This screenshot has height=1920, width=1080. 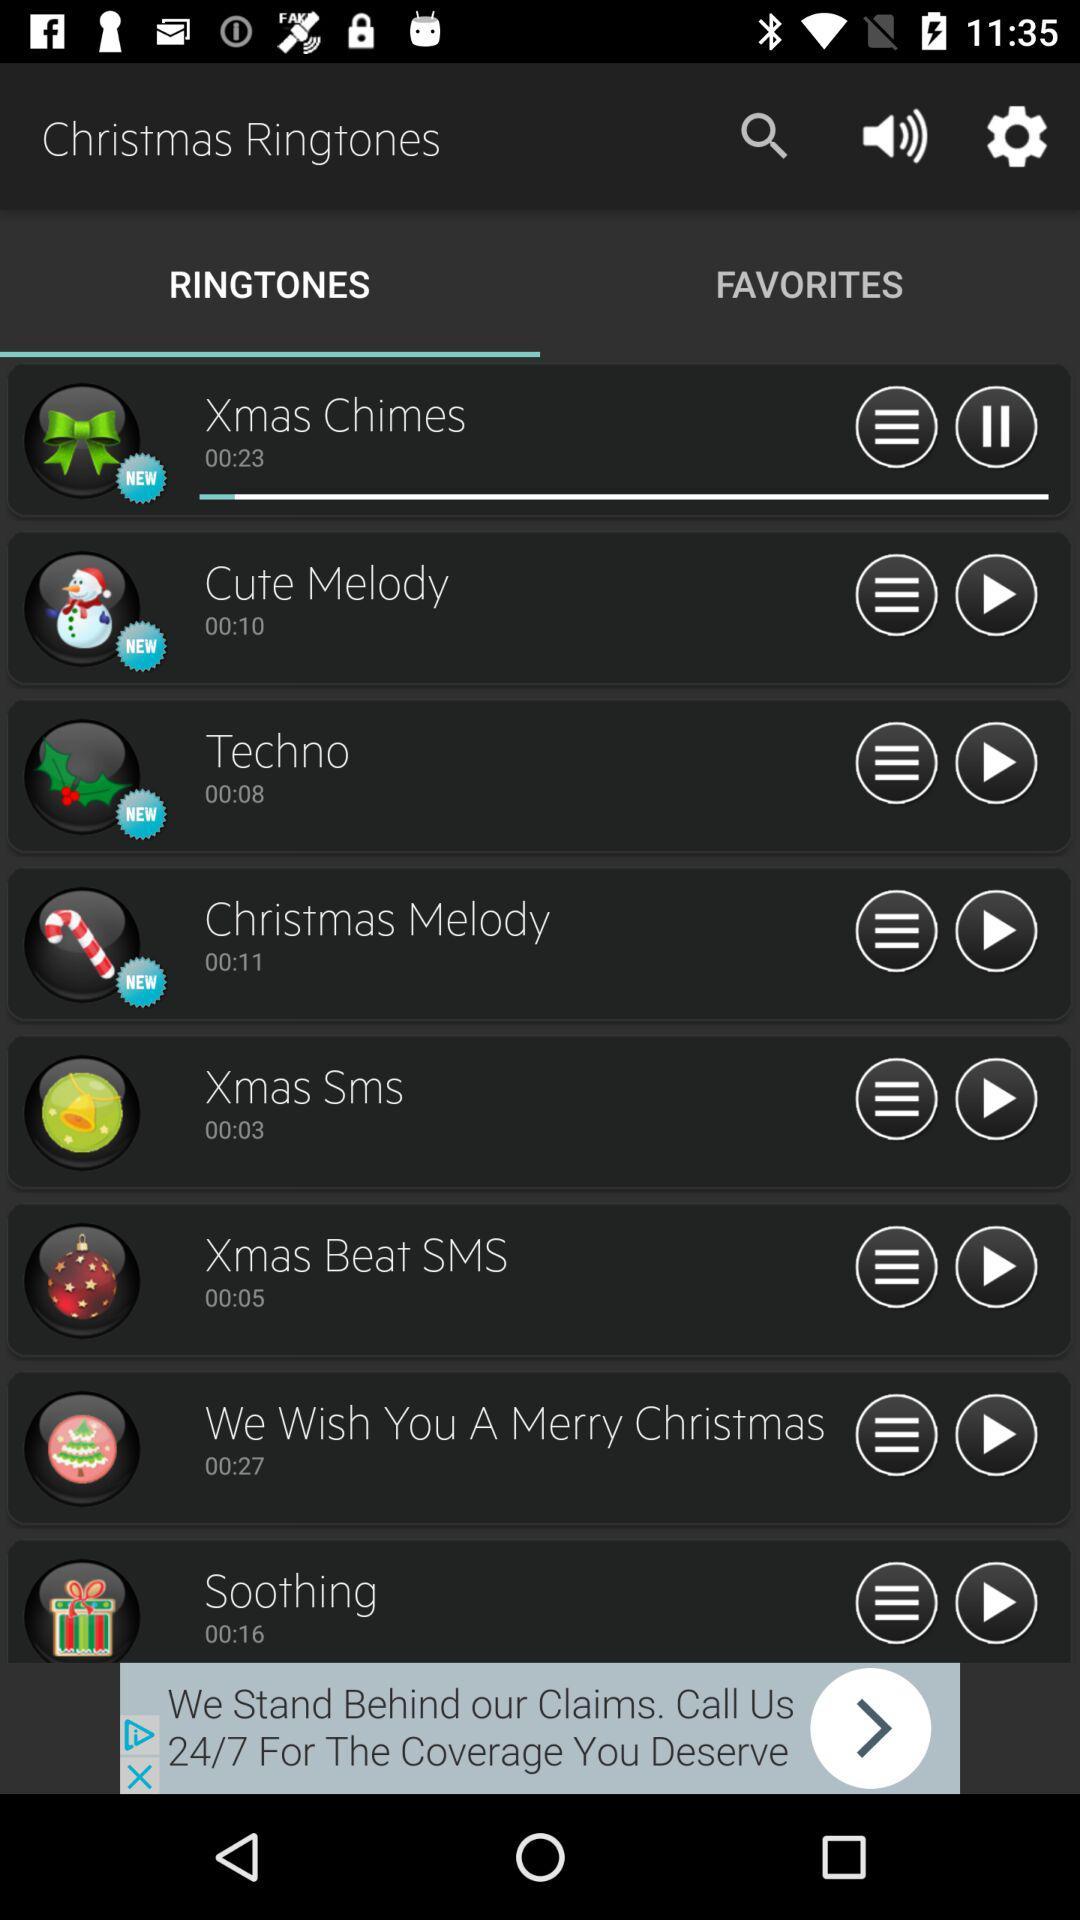 What do you see at coordinates (995, 427) in the screenshot?
I see `pause button` at bounding box center [995, 427].